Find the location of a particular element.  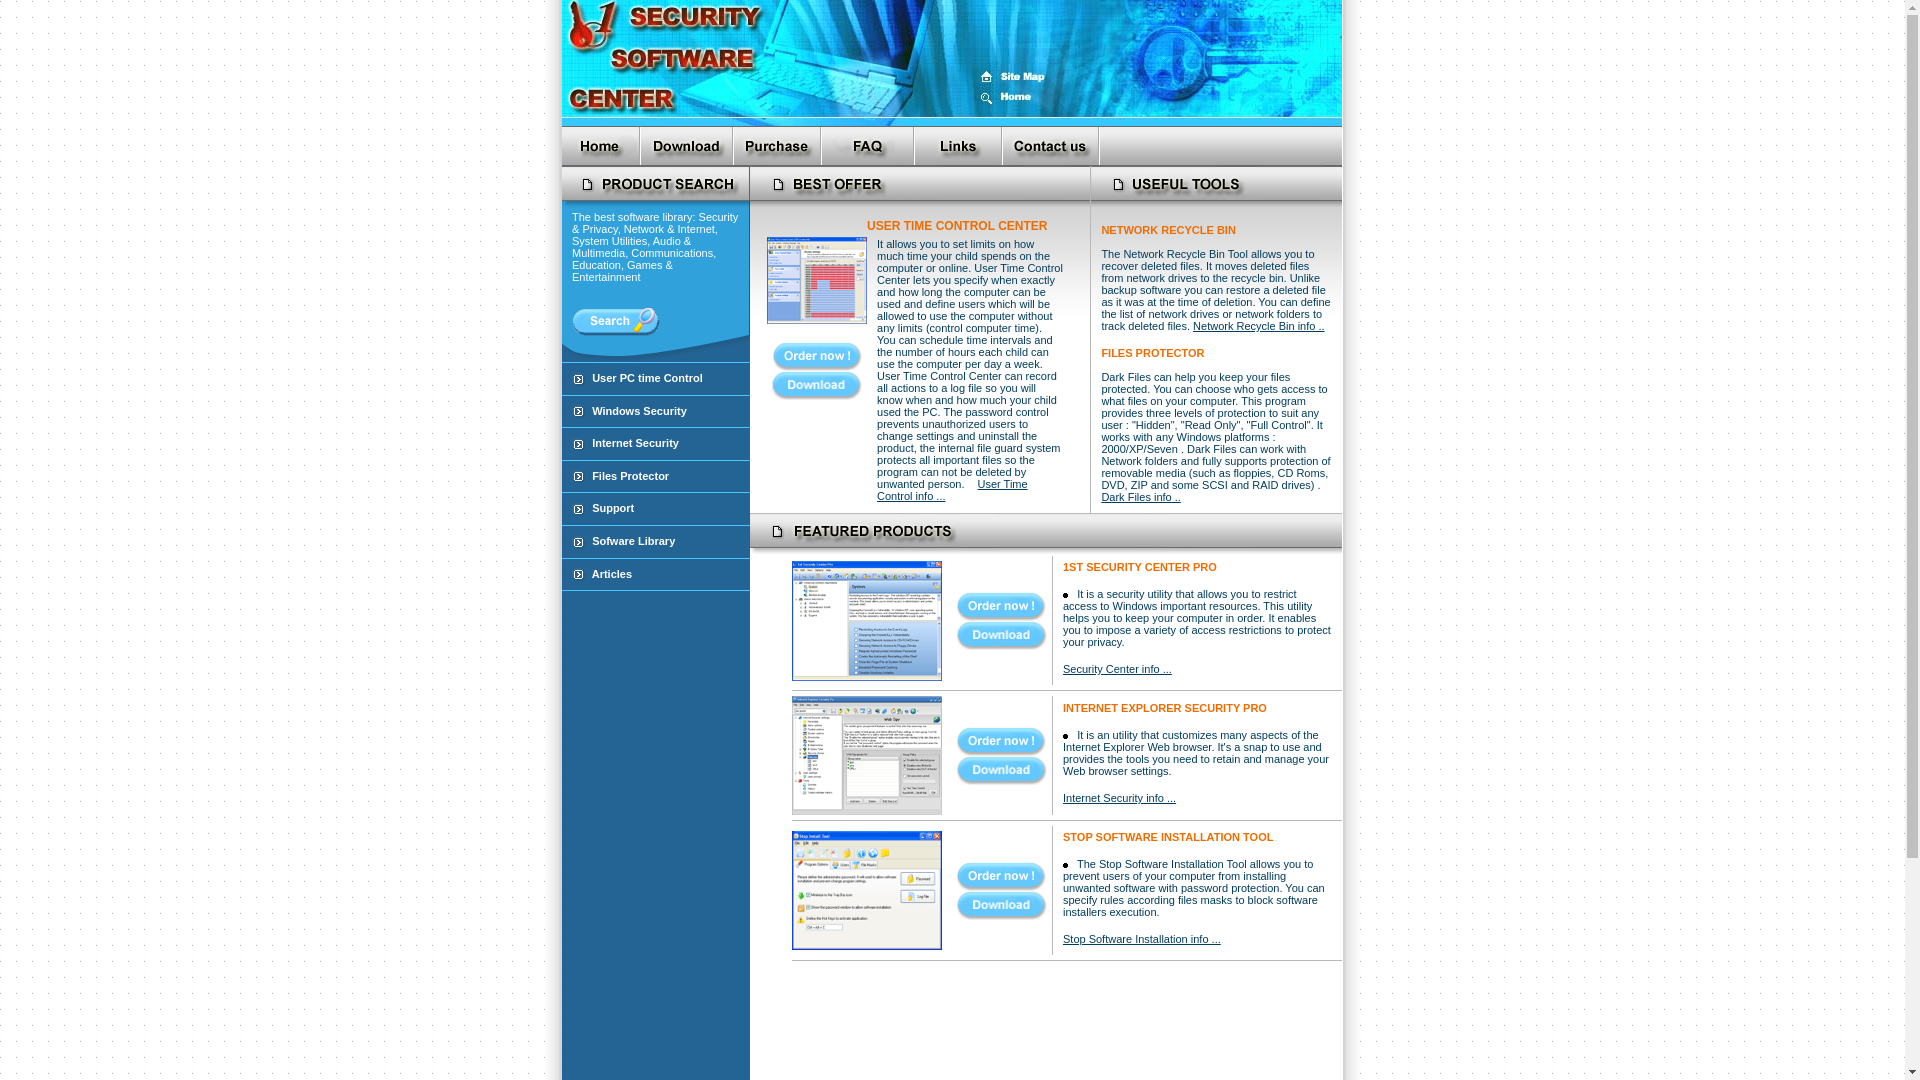

'Internet Security info ...' is located at coordinates (1118, 797).